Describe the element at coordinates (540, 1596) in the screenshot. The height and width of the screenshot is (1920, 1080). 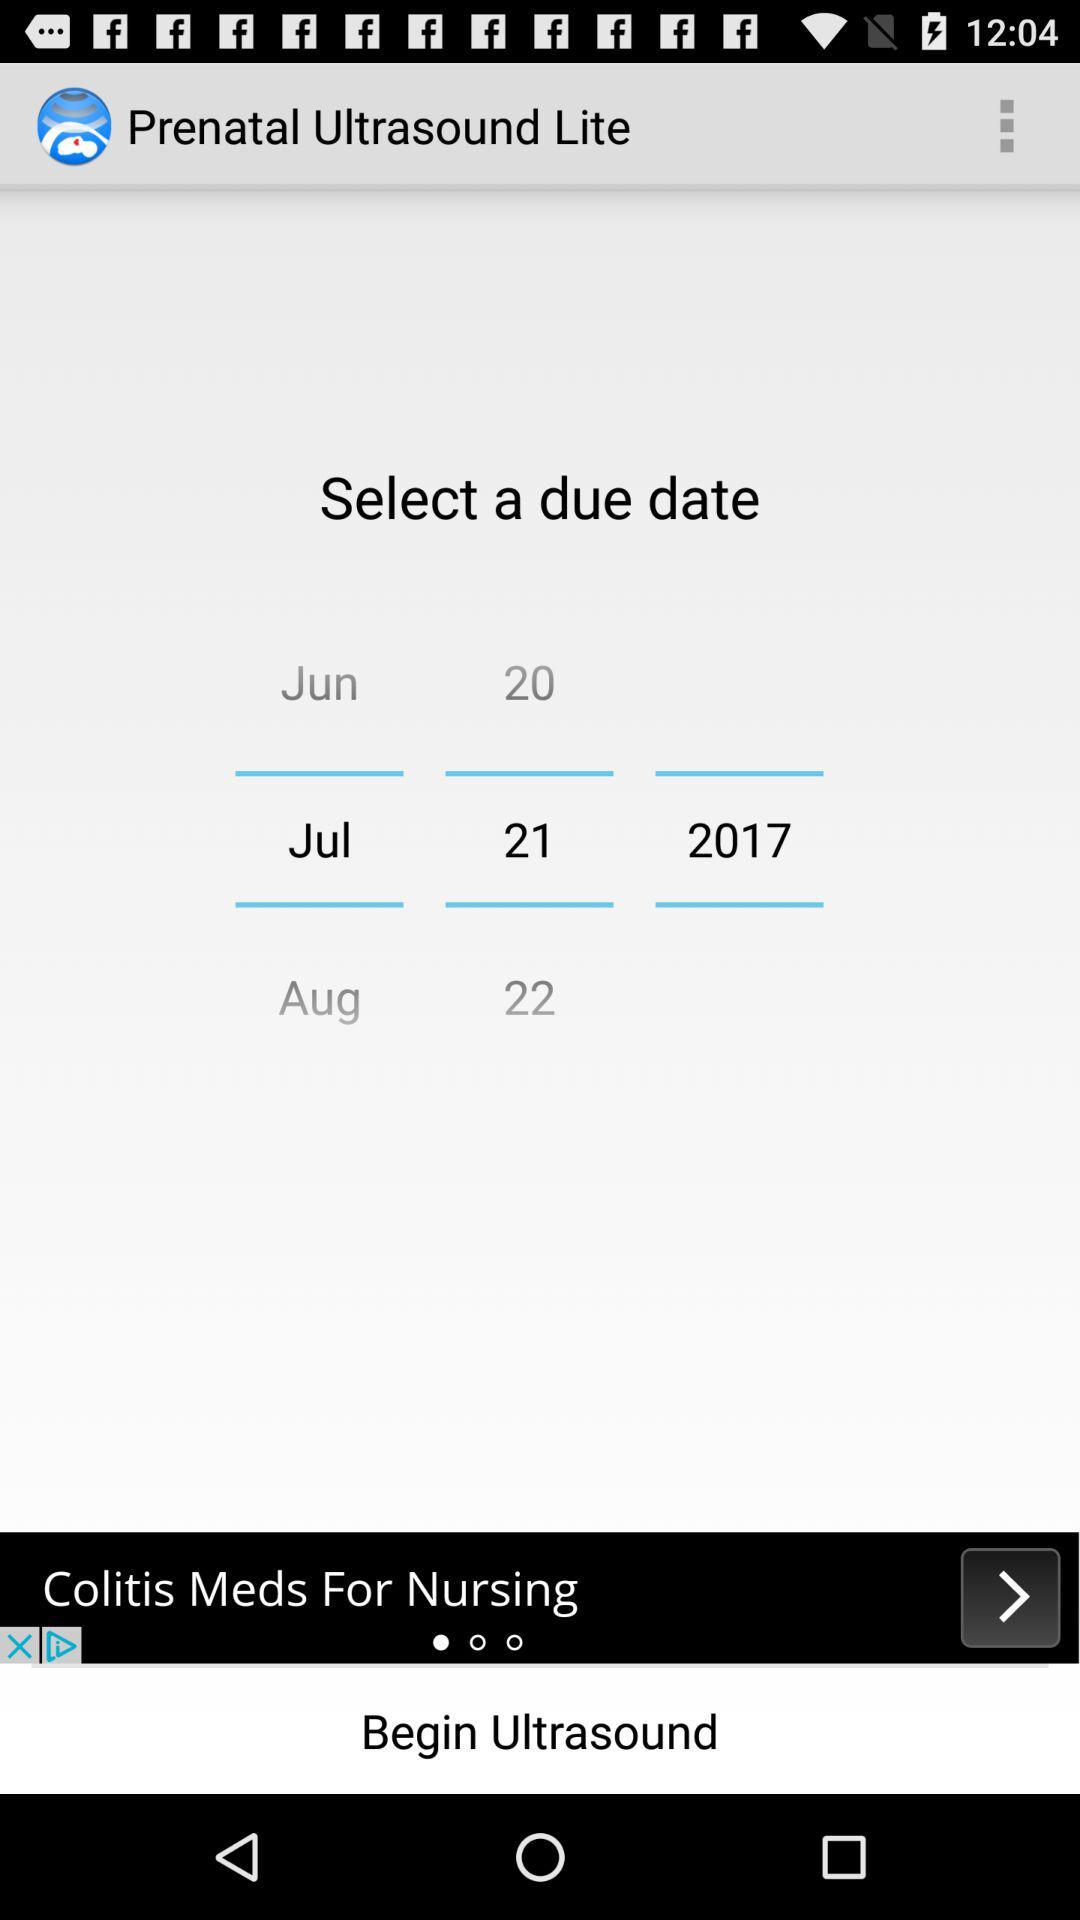
I see `open advertisement` at that location.